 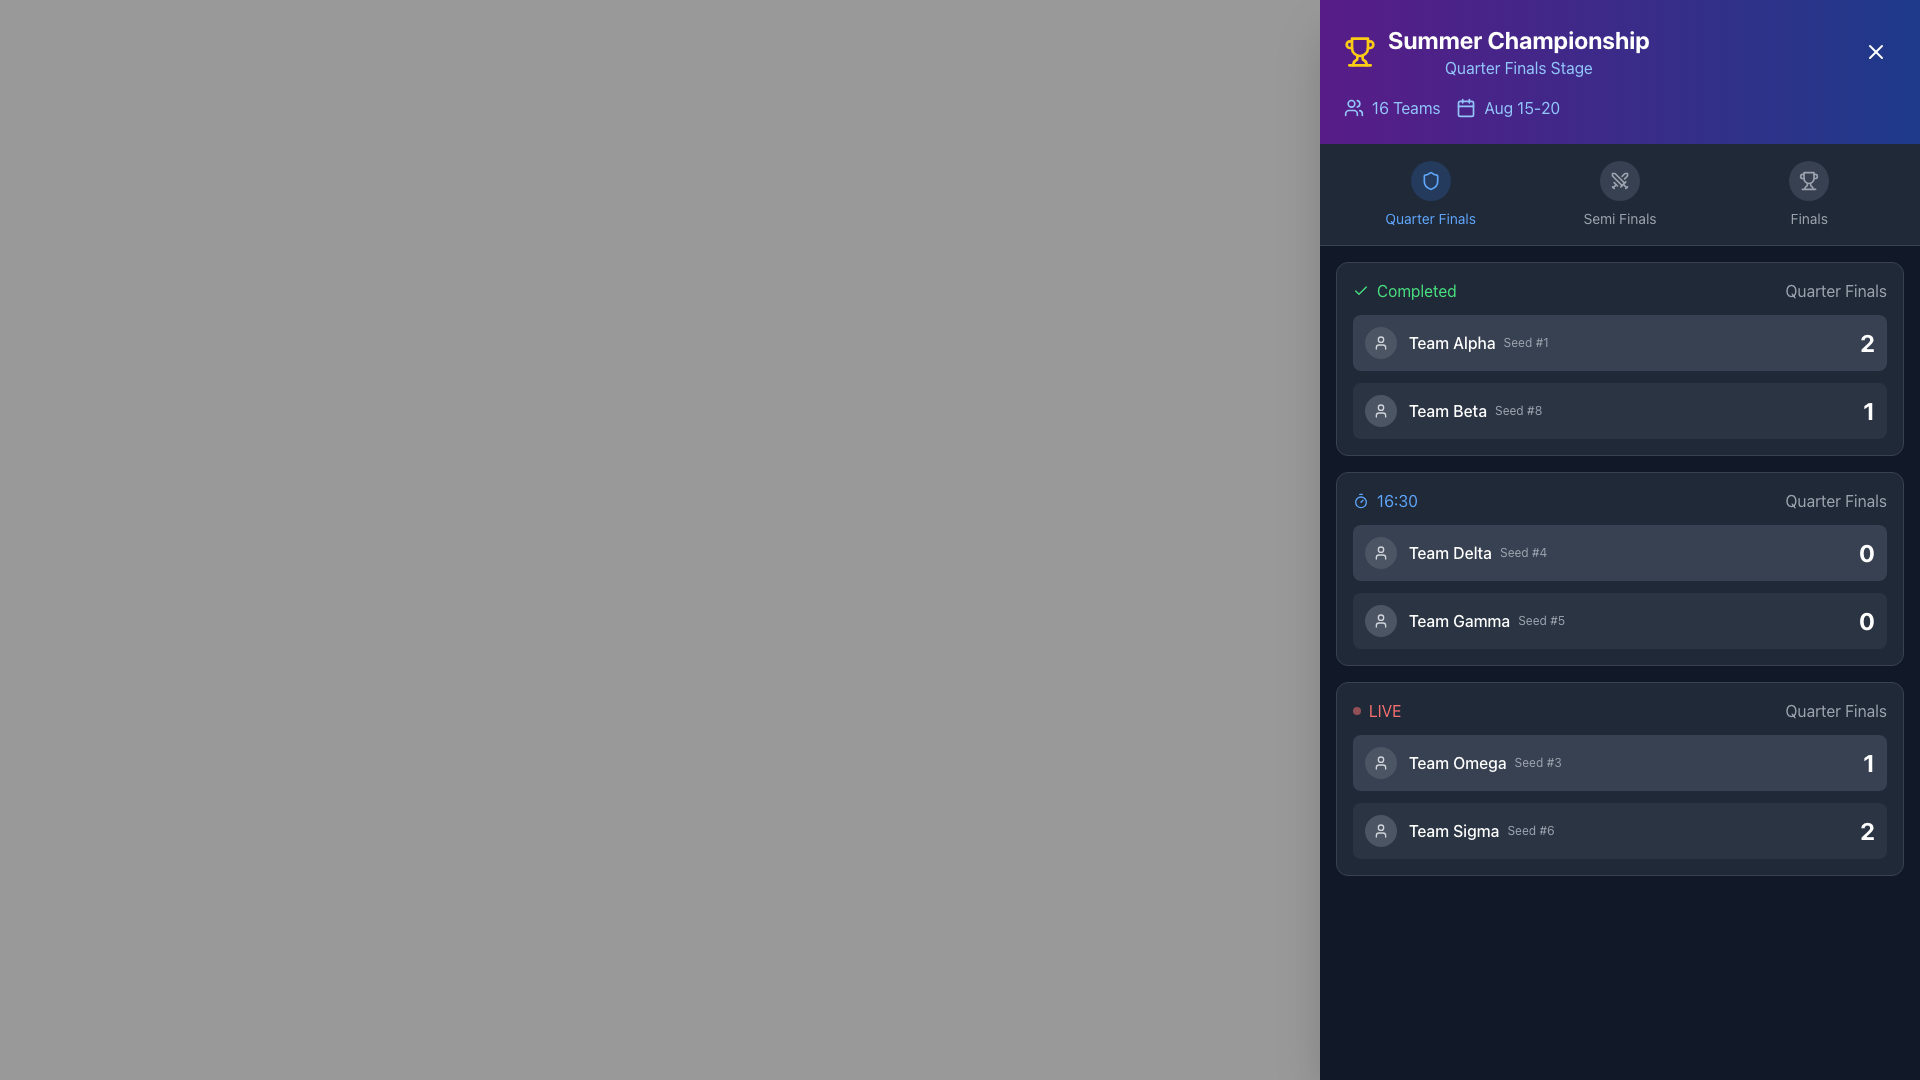 I want to click on the 'Team Beta' text label displayed in white on a dark background, so click(x=1448, y=410).